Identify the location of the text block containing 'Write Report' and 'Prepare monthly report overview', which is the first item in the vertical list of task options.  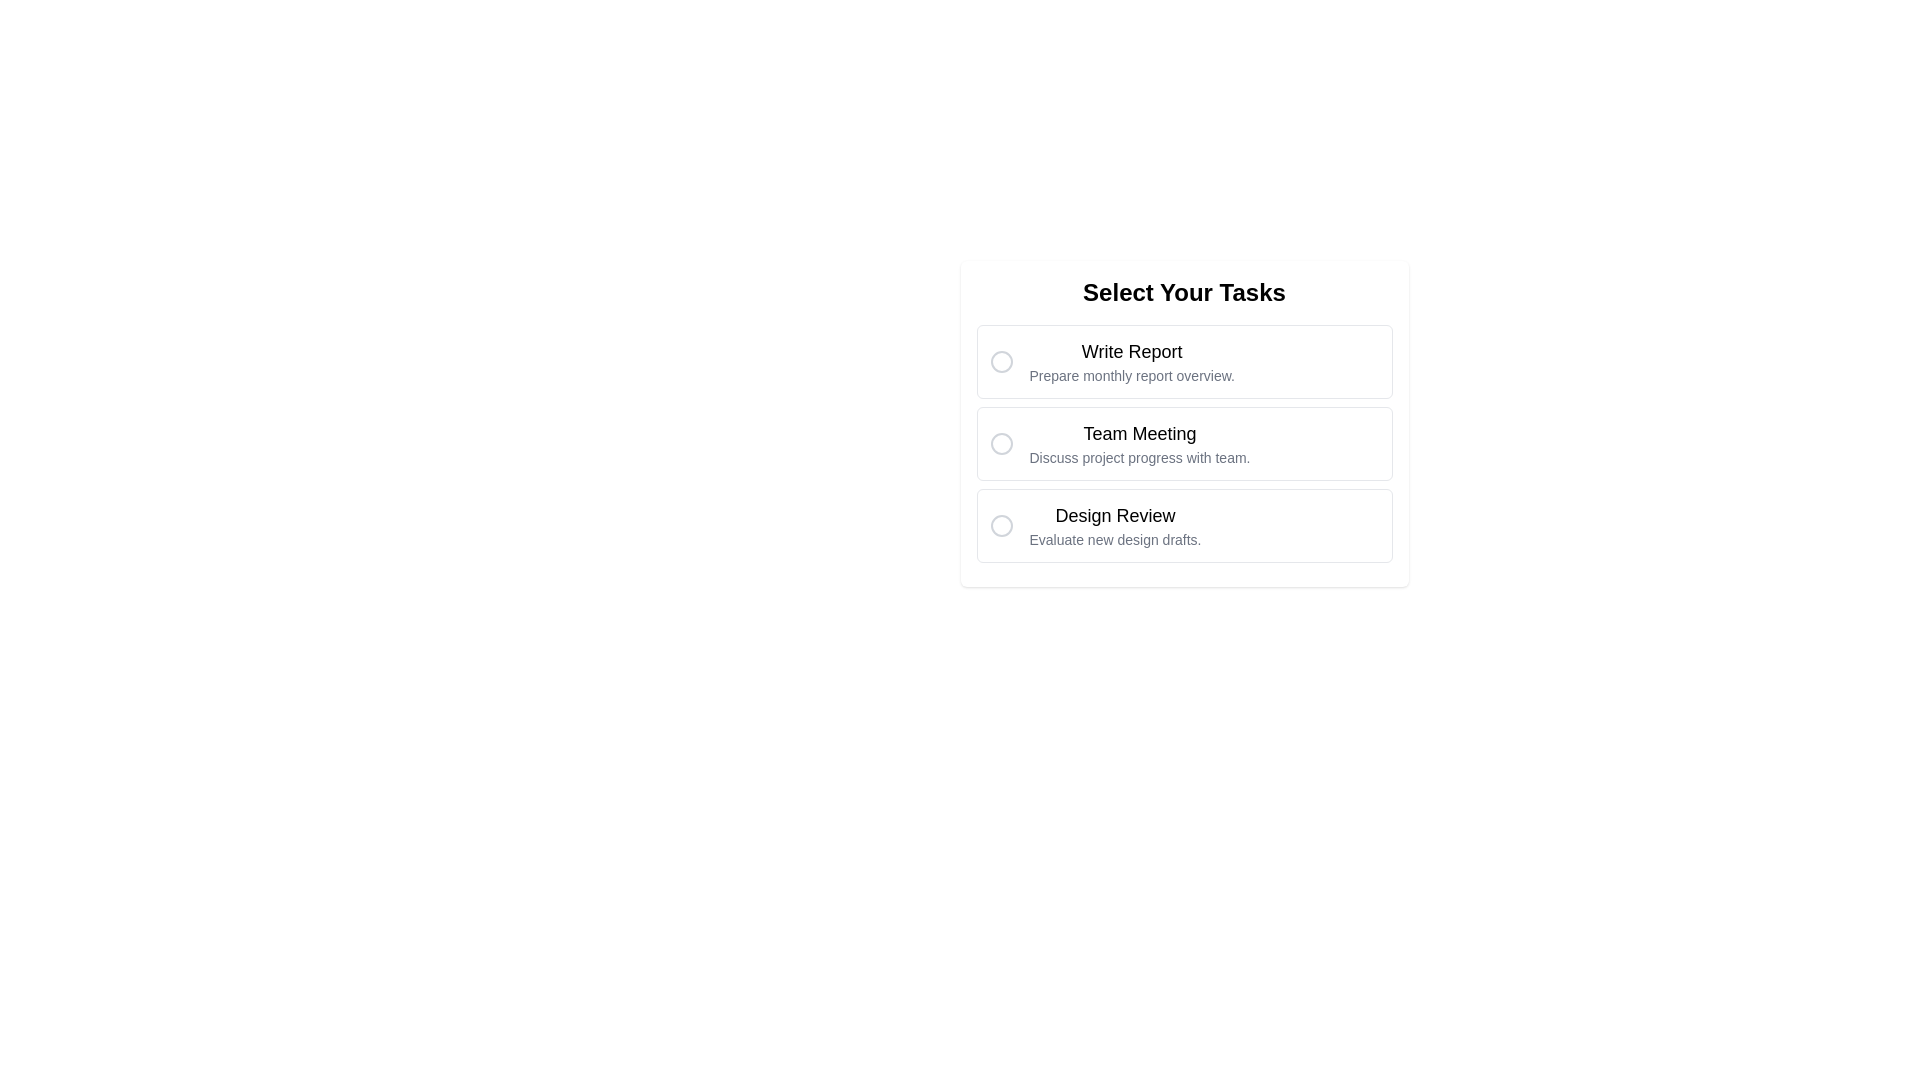
(1132, 362).